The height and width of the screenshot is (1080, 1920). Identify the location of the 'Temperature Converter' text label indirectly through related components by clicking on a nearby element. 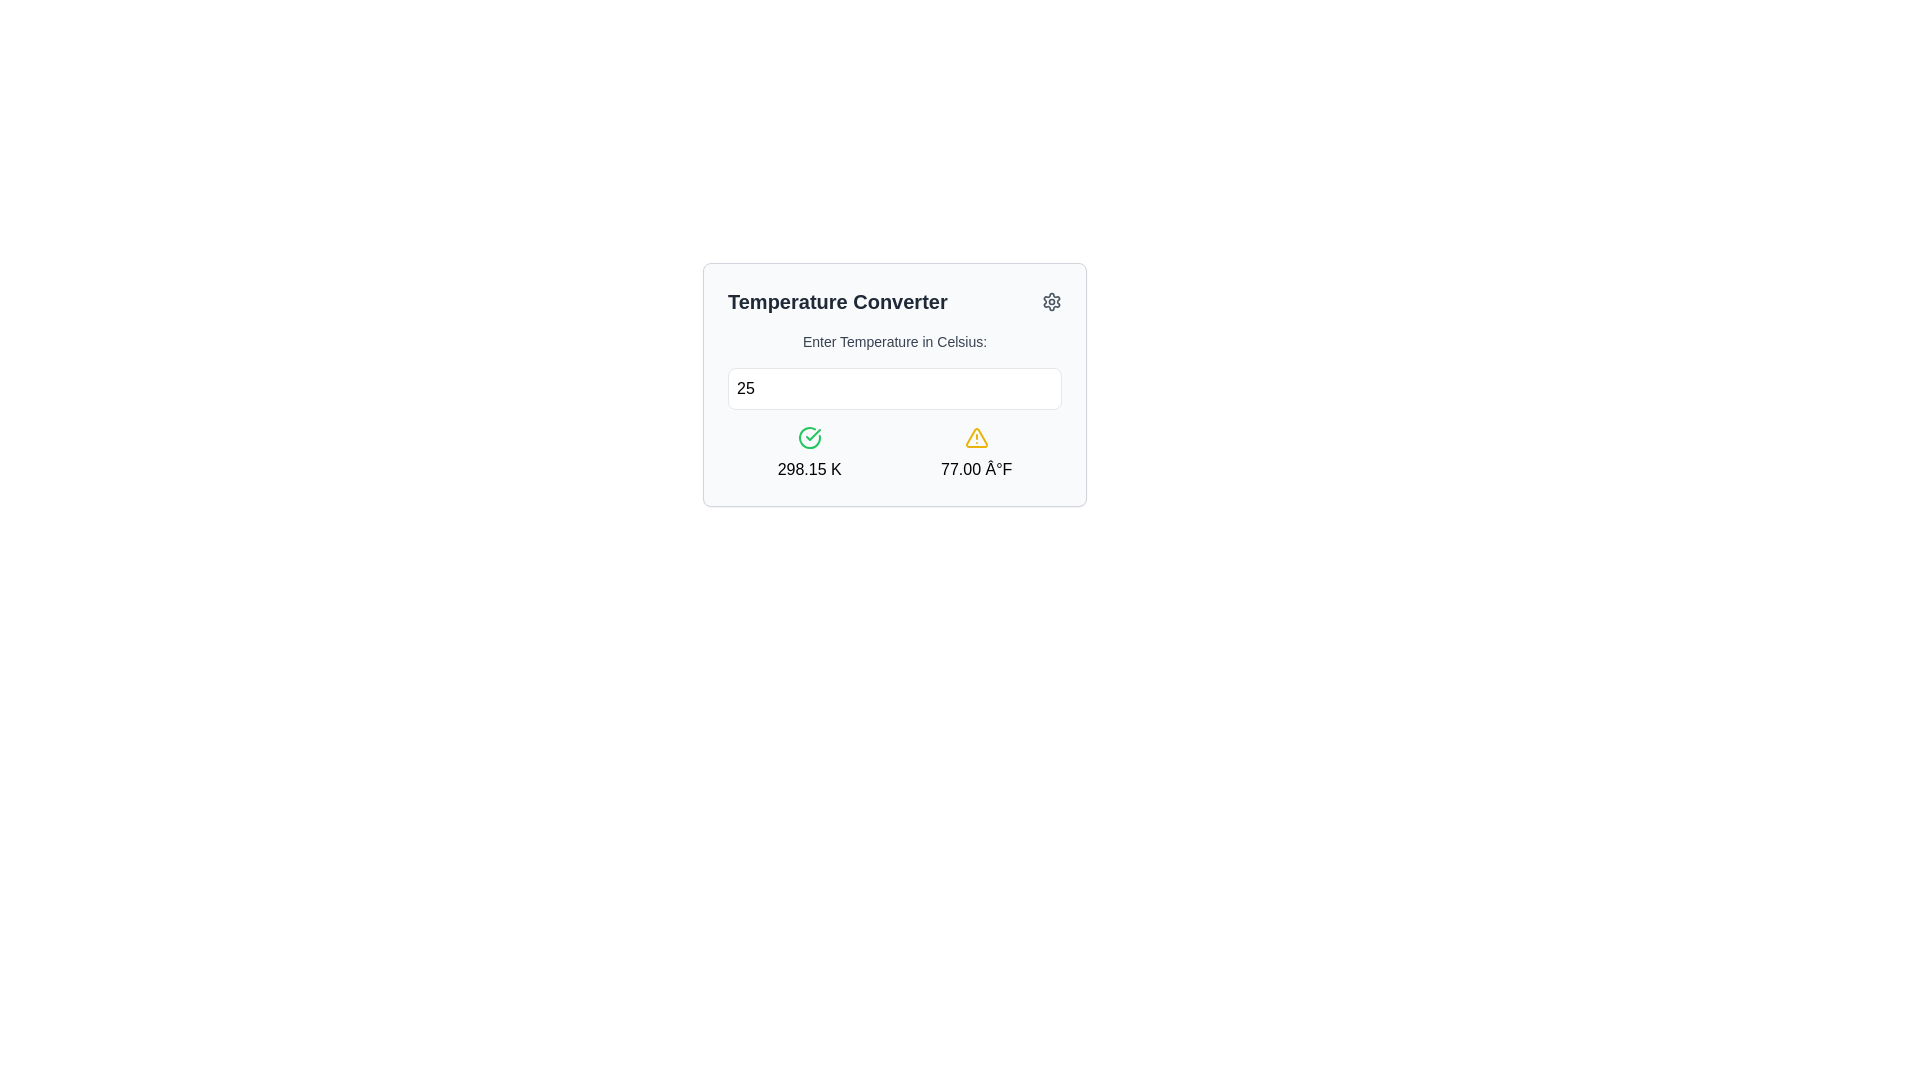
(837, 301).